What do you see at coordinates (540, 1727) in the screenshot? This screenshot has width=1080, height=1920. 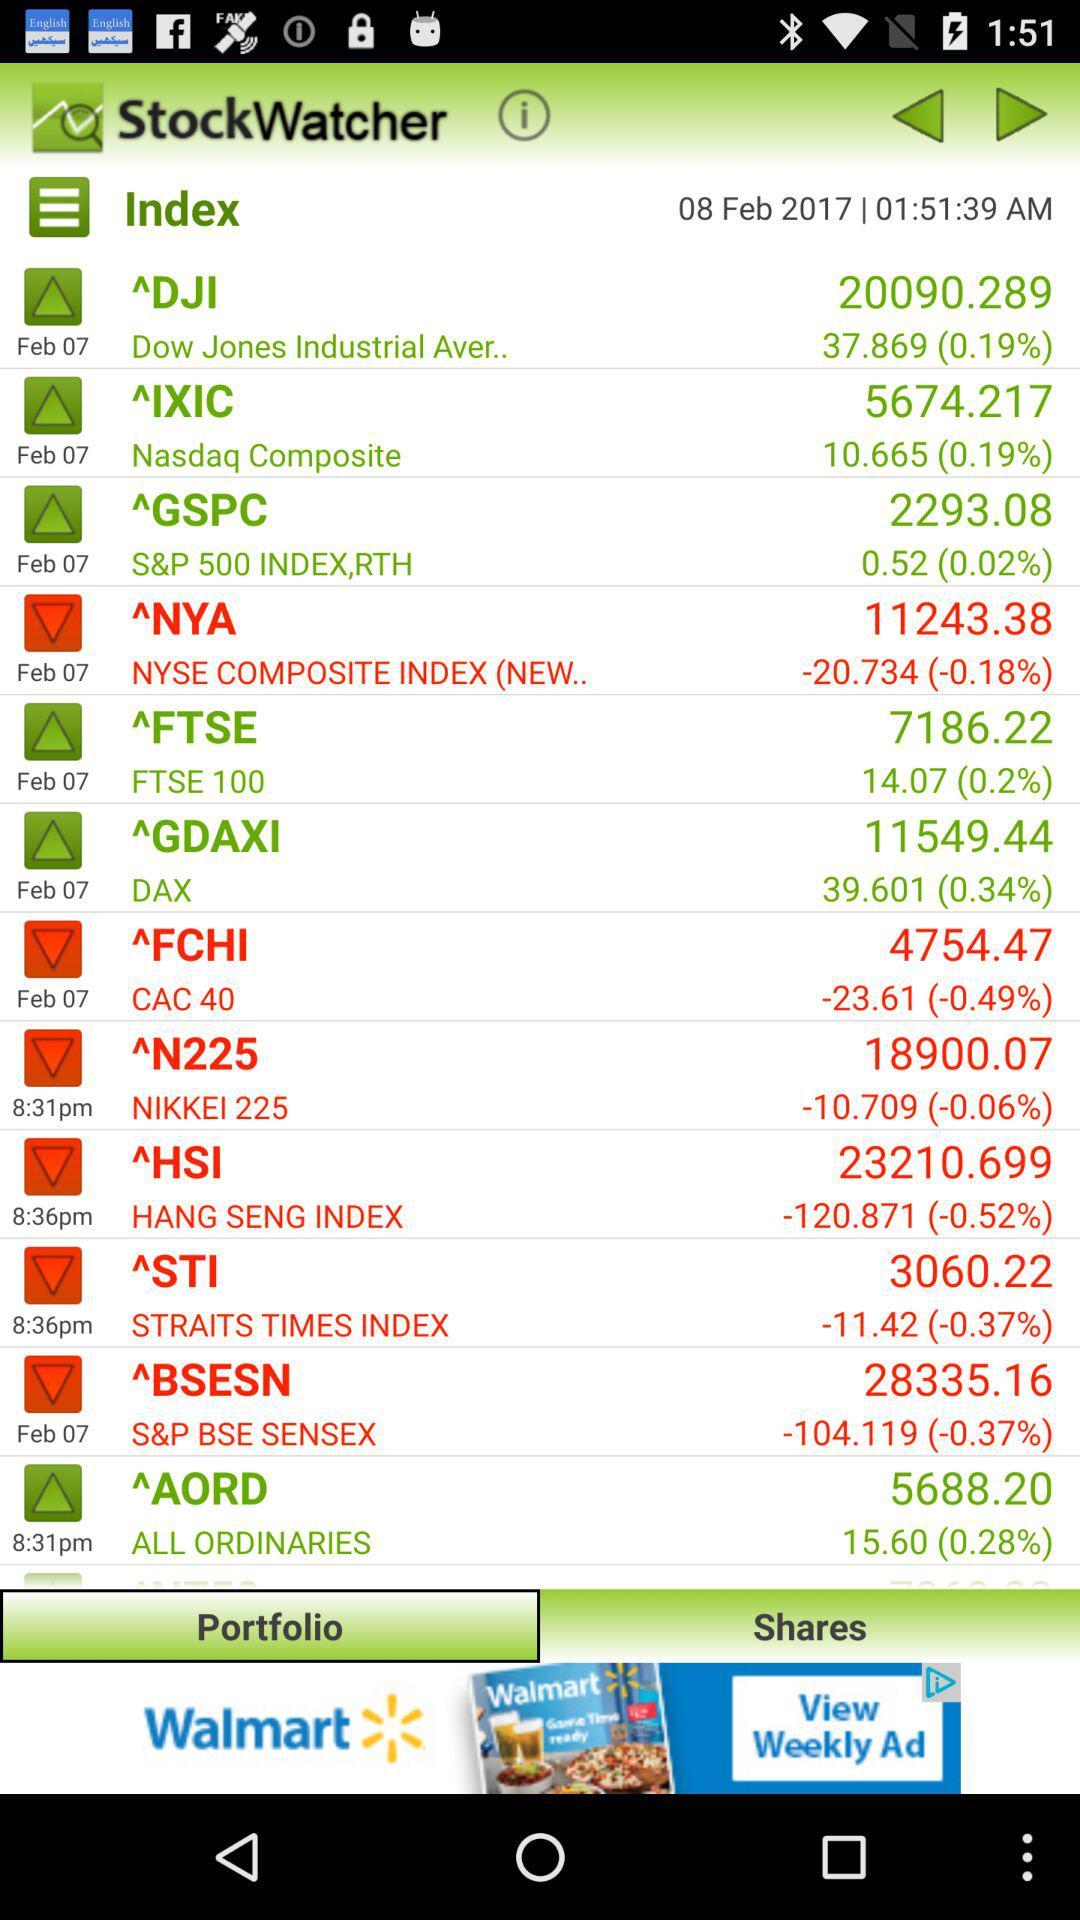 I see `advertisement` at bounding box center [540, 1727].